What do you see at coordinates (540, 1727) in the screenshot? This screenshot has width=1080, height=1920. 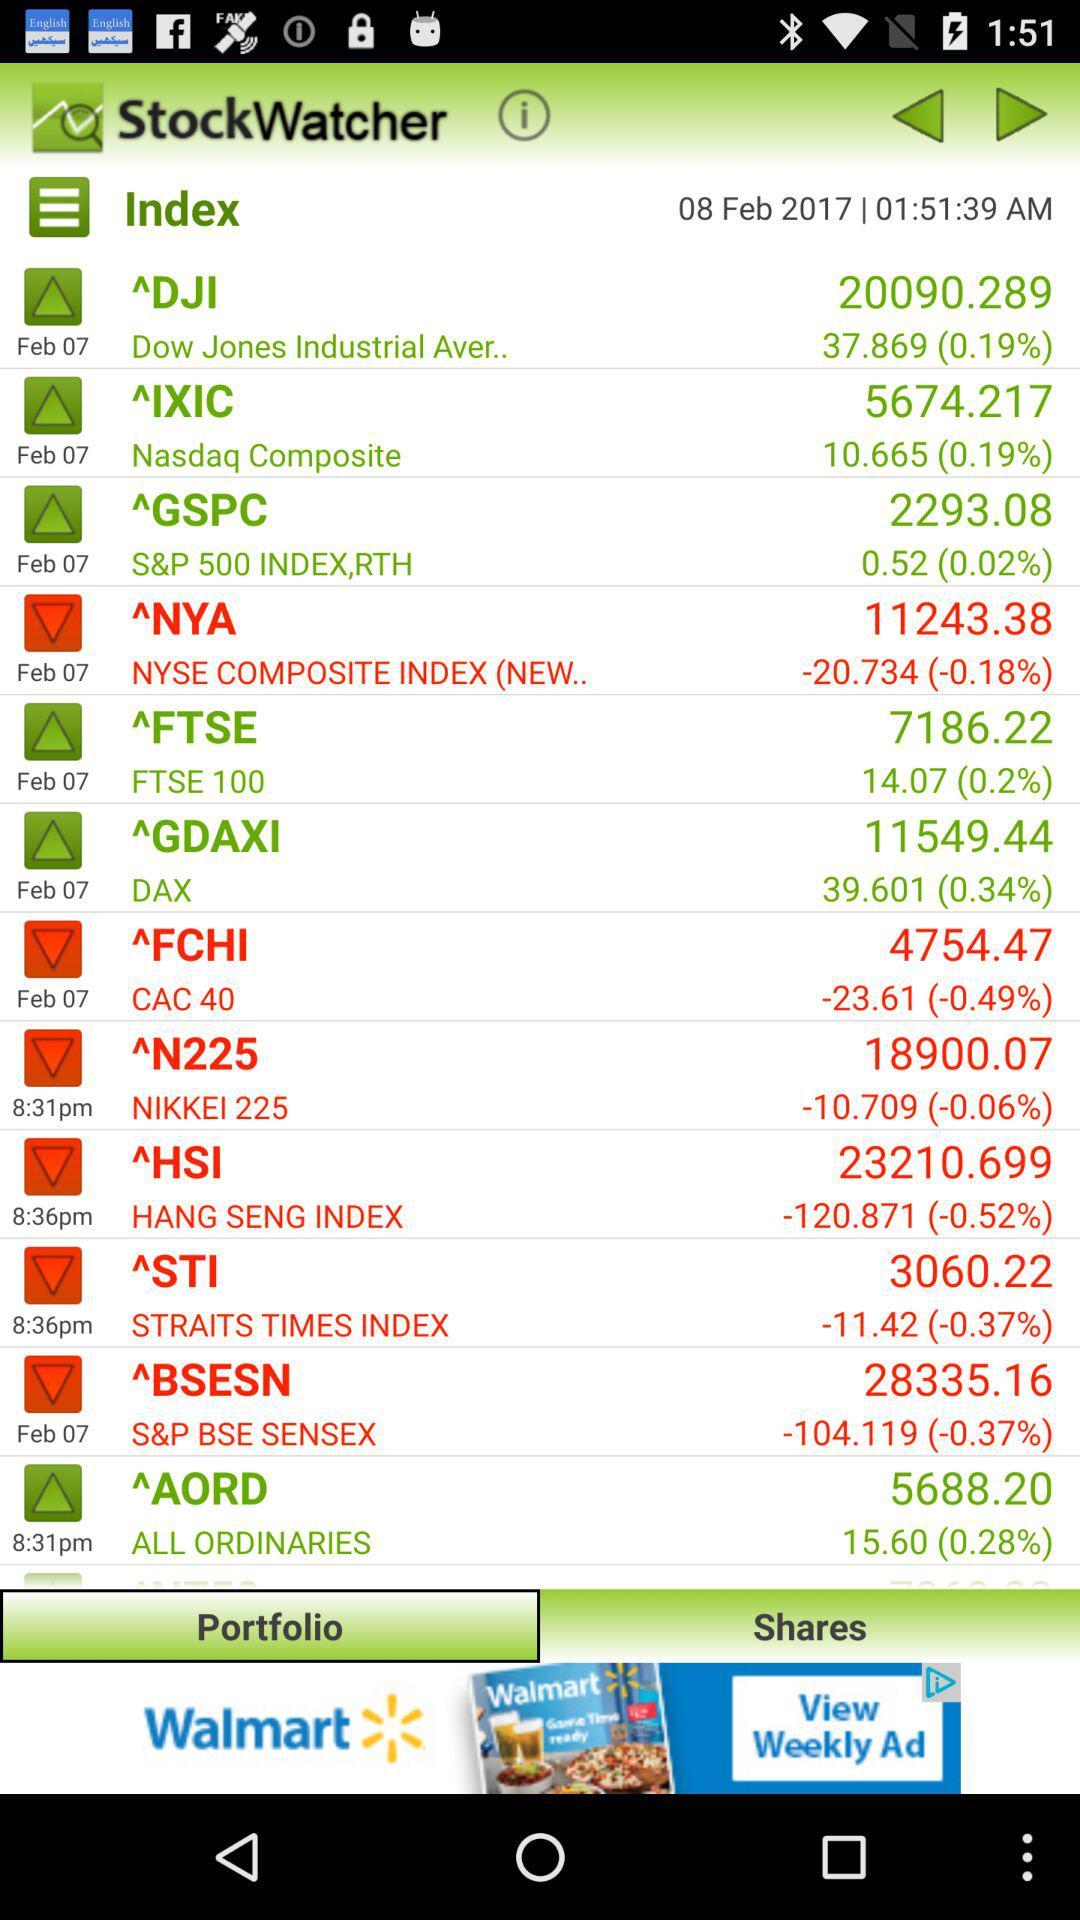 I see `advertisement` at bounding box center [540, 1727].